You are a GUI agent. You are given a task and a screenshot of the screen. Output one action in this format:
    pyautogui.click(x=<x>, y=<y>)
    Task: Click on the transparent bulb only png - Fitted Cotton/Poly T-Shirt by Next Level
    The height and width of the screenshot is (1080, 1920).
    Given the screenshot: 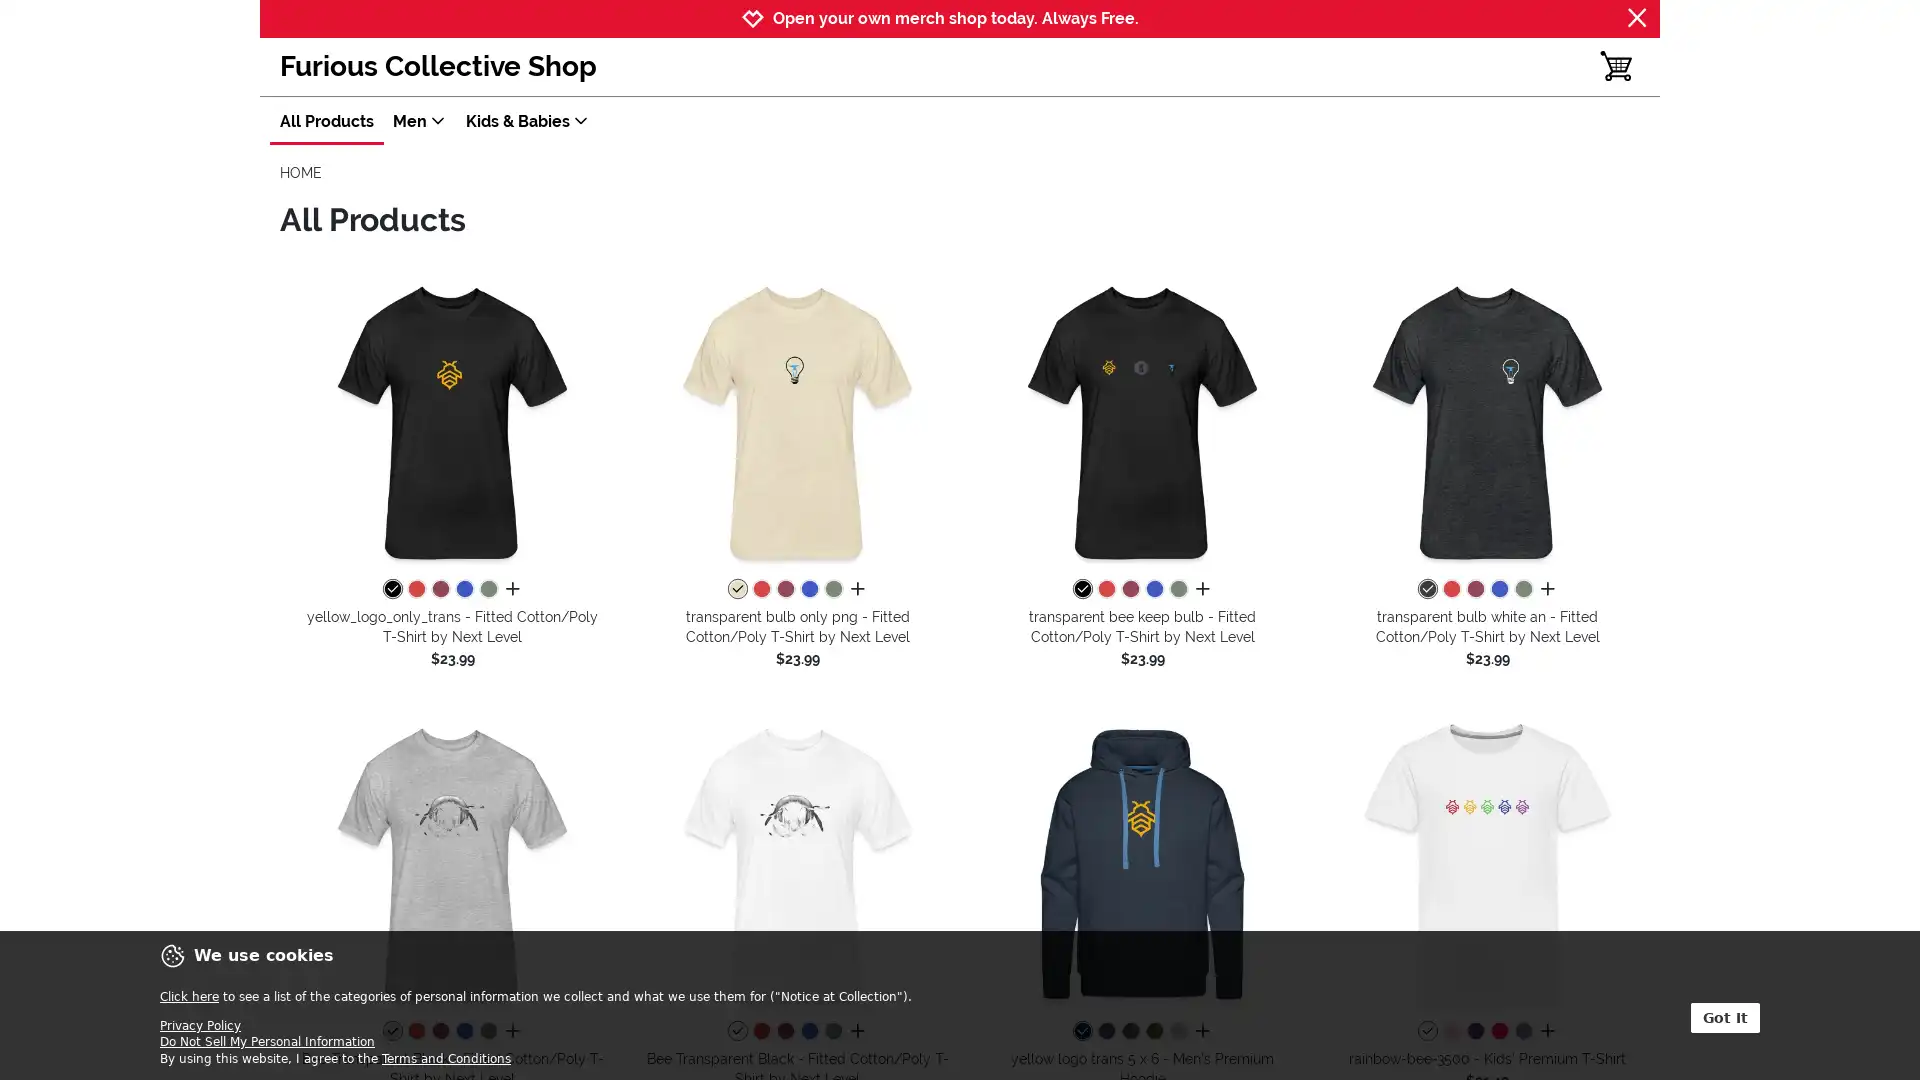 What is the action you would take?
    pyautogui.click(x=796, y=420)
    